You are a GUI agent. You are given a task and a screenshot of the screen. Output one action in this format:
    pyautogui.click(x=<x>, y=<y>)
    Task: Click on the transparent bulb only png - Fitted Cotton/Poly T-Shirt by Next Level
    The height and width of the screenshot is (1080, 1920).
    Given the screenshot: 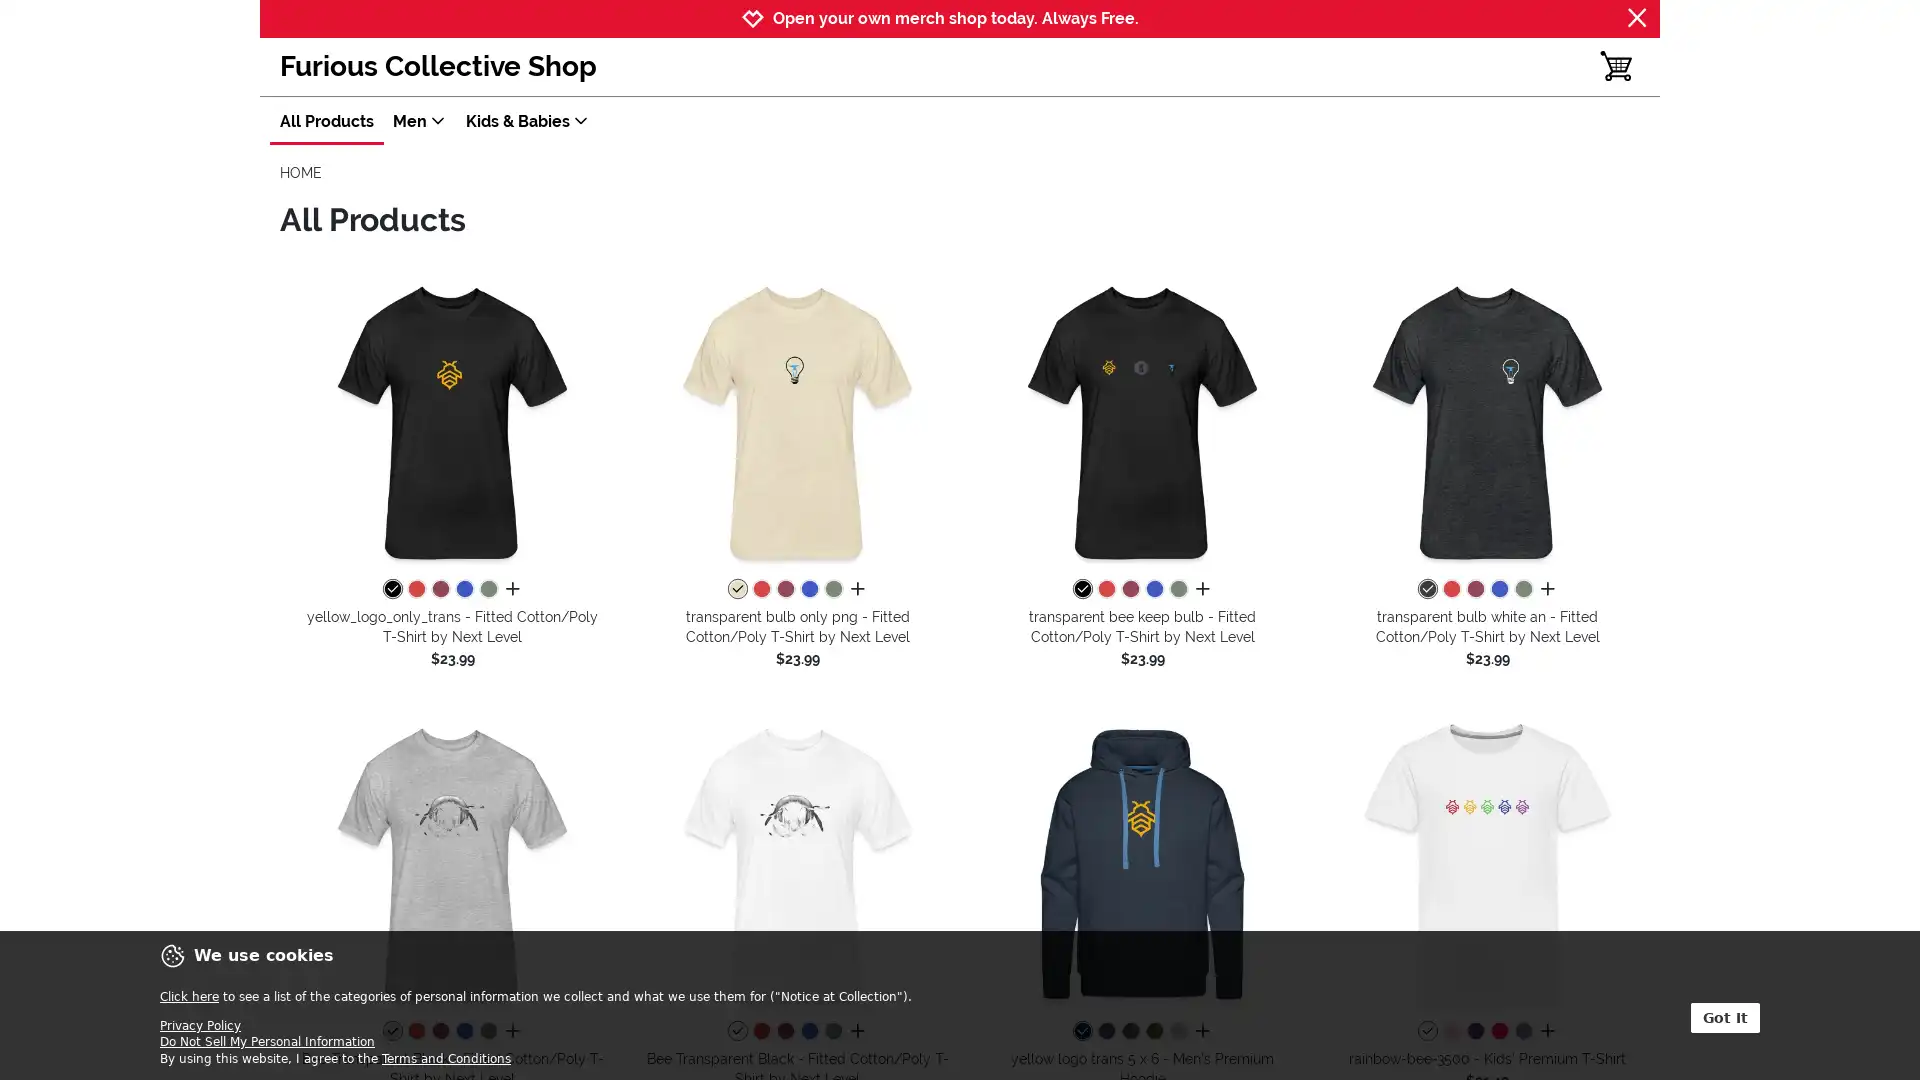 What is the action you would take?
    pyautogui.click(x=796, y=420)
    